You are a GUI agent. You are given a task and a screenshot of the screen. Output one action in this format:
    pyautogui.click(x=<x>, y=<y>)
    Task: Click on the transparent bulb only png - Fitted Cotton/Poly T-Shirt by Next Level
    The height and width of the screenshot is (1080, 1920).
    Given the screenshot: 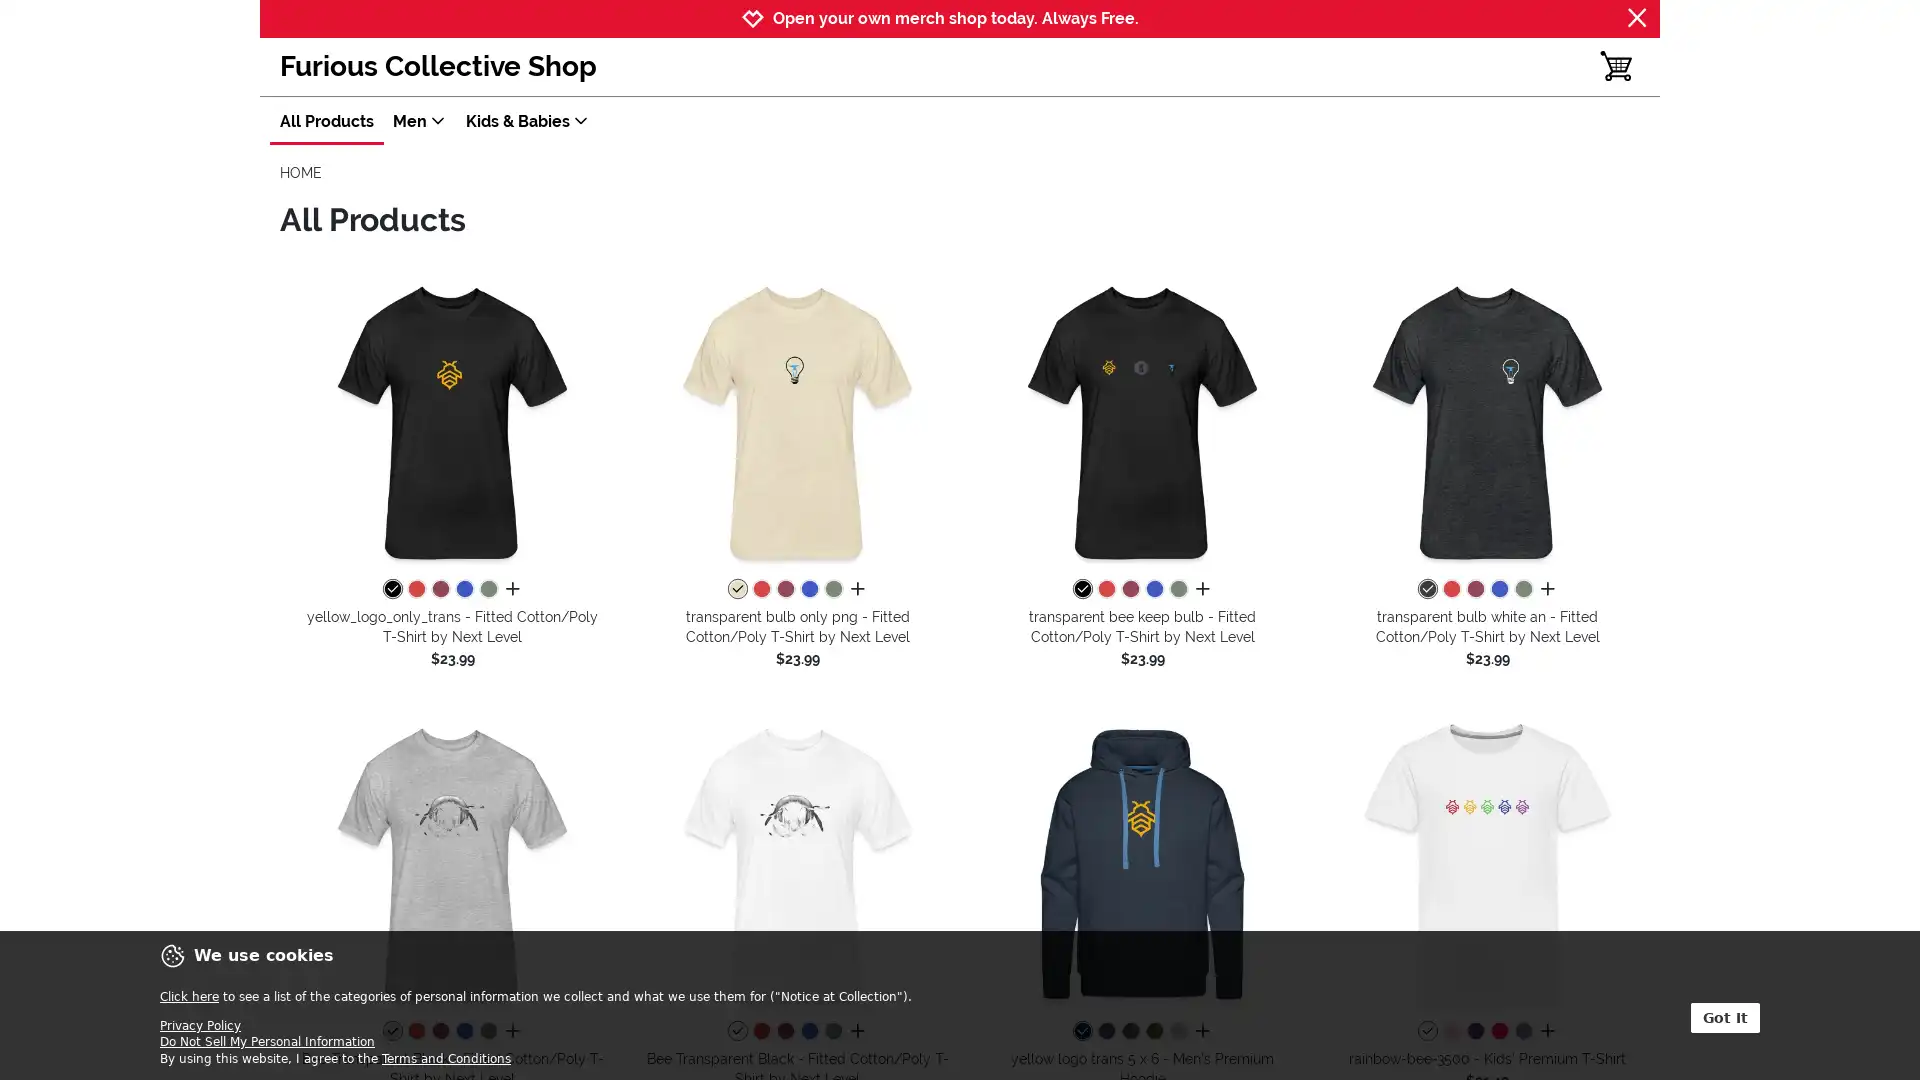 What is the action you would take?
    pyautogui.click(x=796, y=420)
    